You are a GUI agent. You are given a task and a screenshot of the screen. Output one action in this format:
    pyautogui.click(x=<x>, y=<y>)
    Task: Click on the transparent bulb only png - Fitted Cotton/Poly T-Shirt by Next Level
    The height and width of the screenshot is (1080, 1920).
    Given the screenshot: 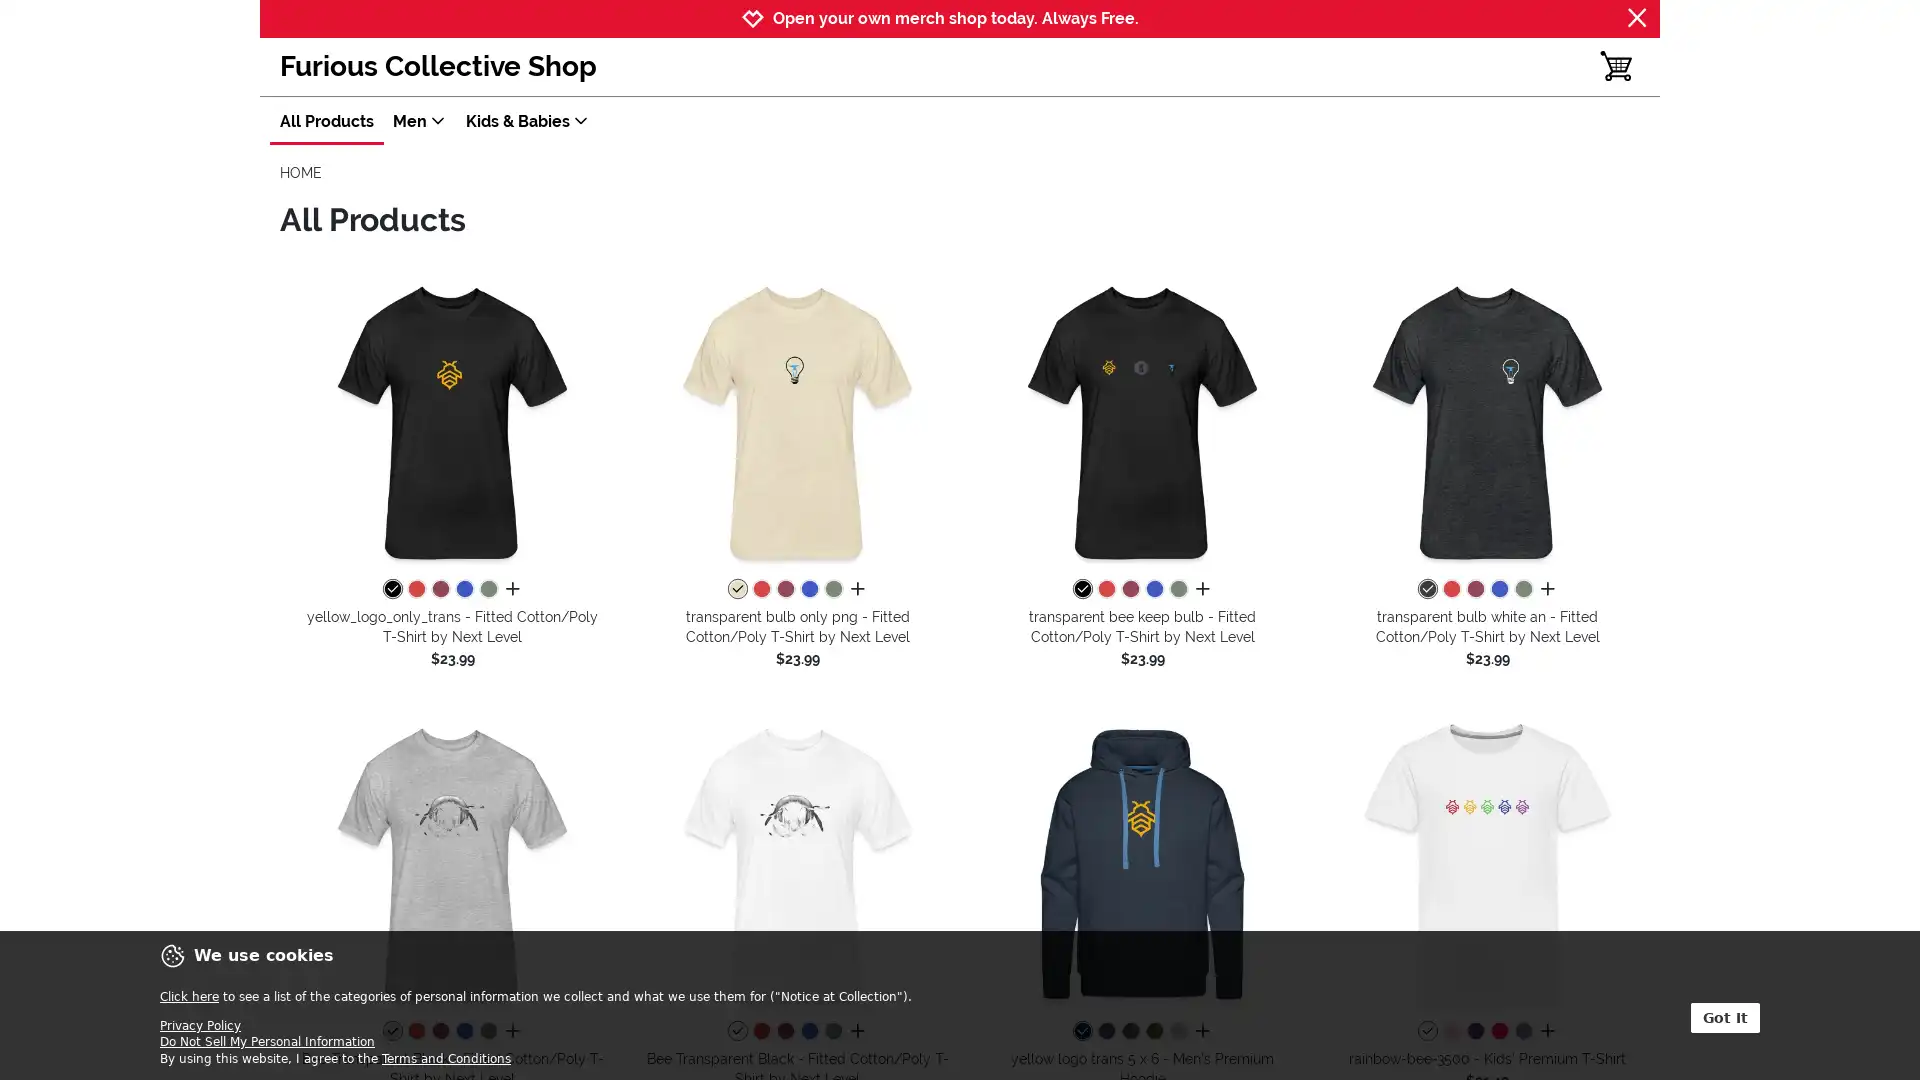 What is the action you would take?
    pyautogui.click(x=796, y=420)
    